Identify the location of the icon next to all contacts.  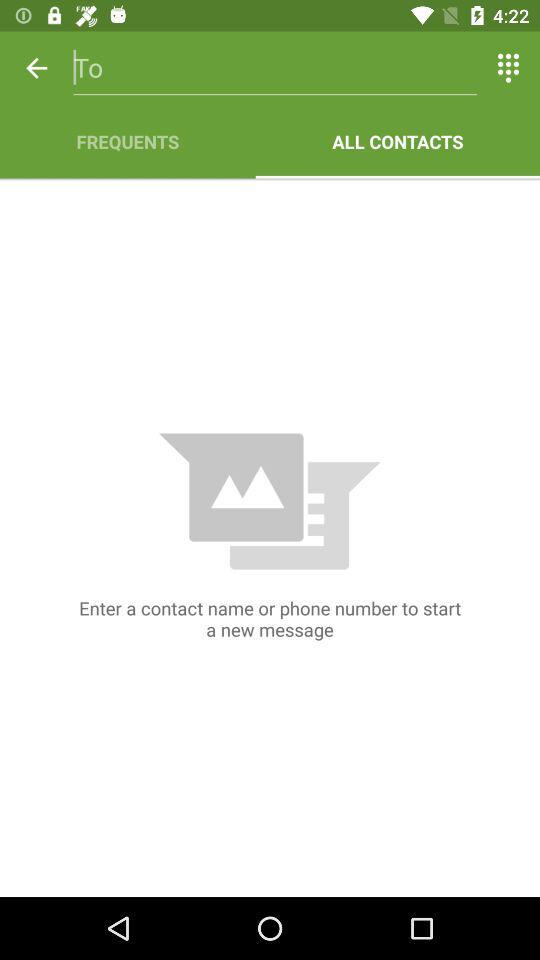
(127, 140).